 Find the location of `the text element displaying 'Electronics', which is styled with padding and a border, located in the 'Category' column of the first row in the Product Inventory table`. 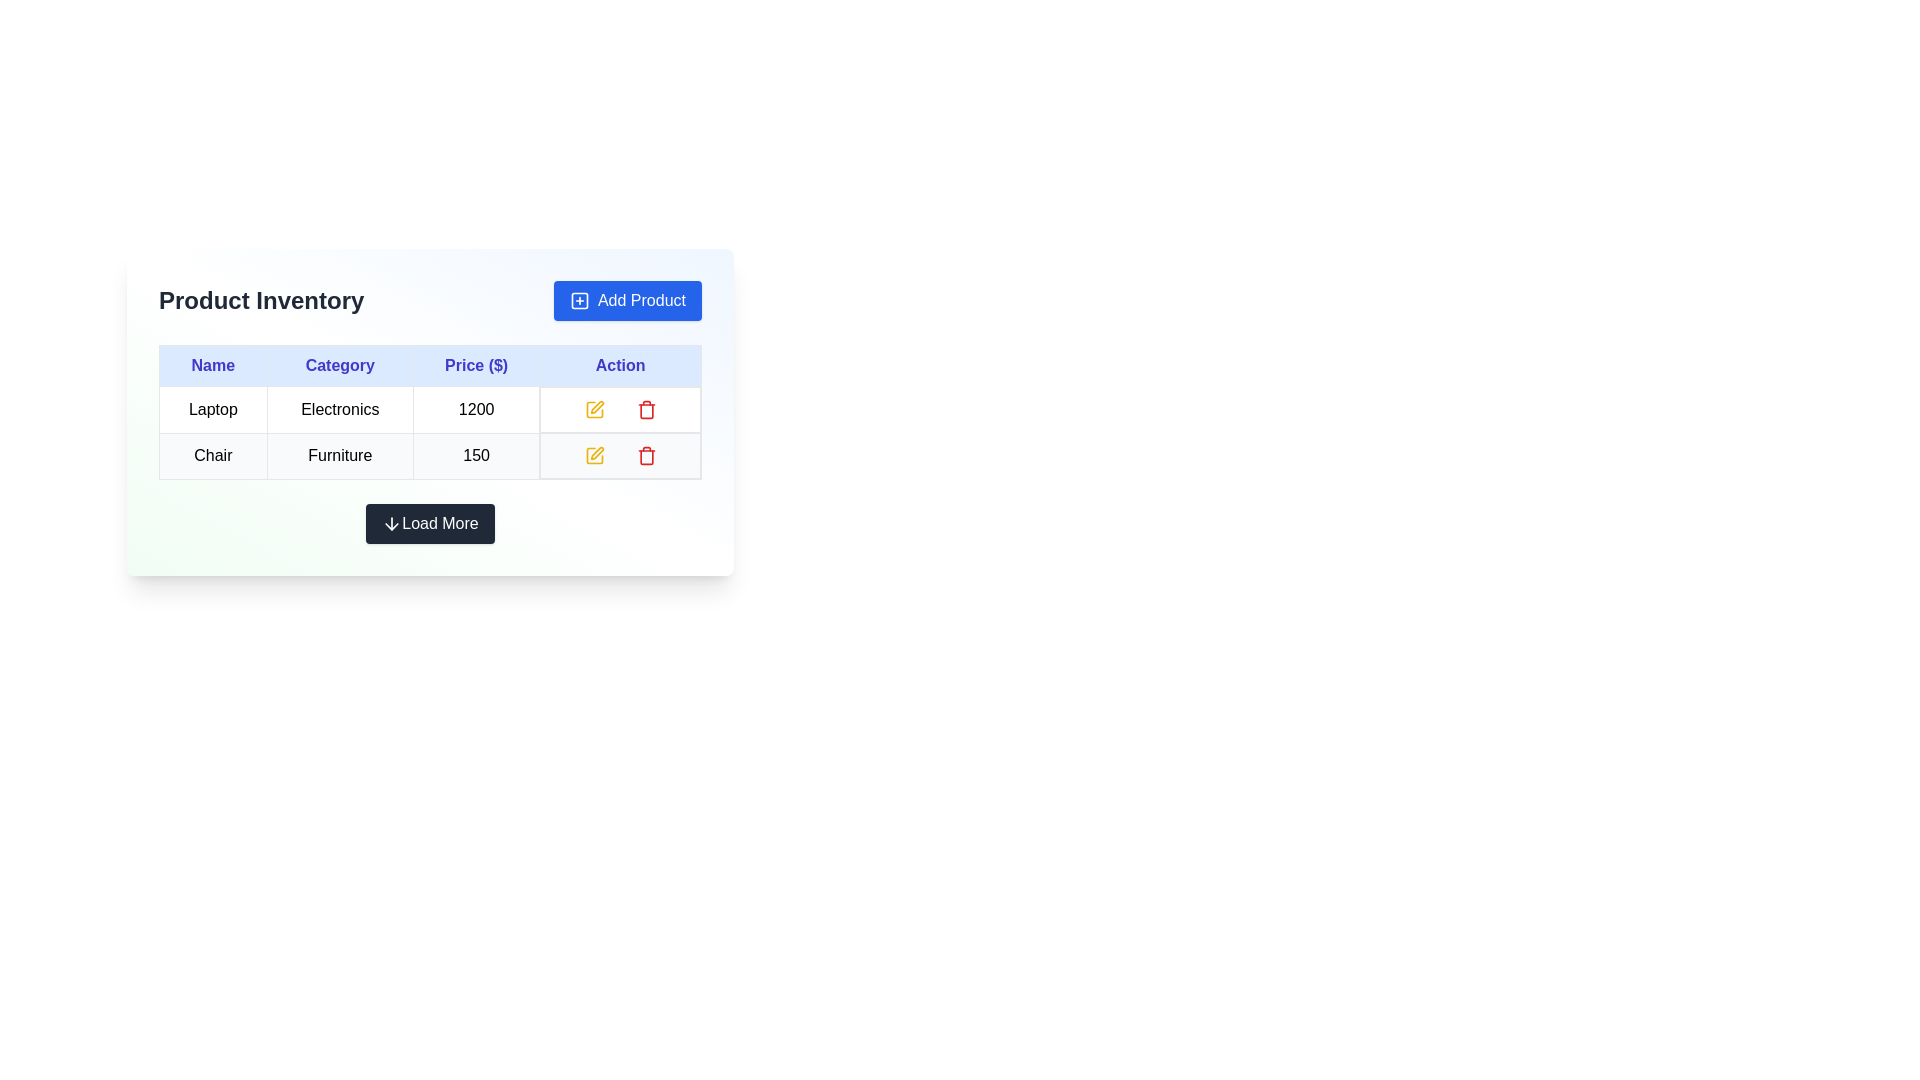

the text element displaying 'Electronics', which is styled with padding and a border, located in the 'Category' column of the first row in the Product Inventory table is located at coordinates (340, 408).